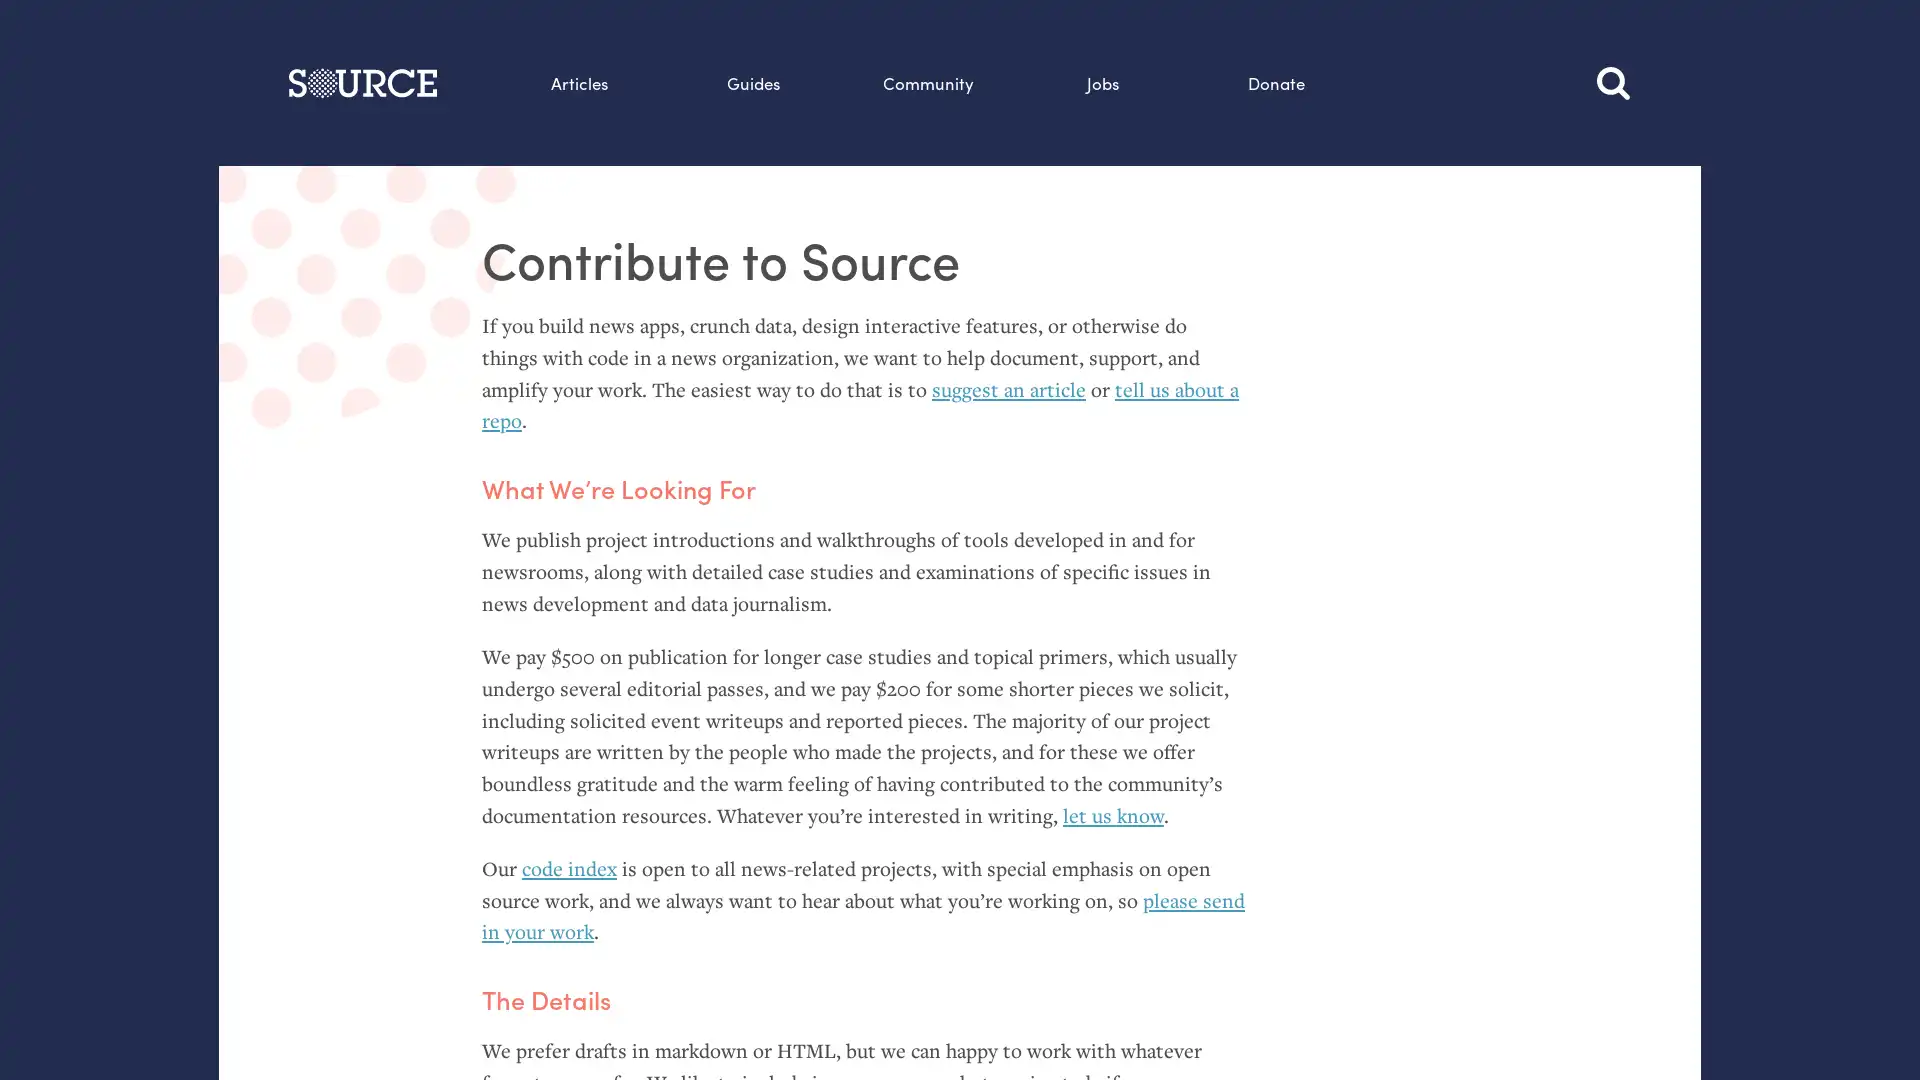  What do you see at coordinates (1612, 260) in the screenshot?
I see `Search` at bounding box center [1612, 260].